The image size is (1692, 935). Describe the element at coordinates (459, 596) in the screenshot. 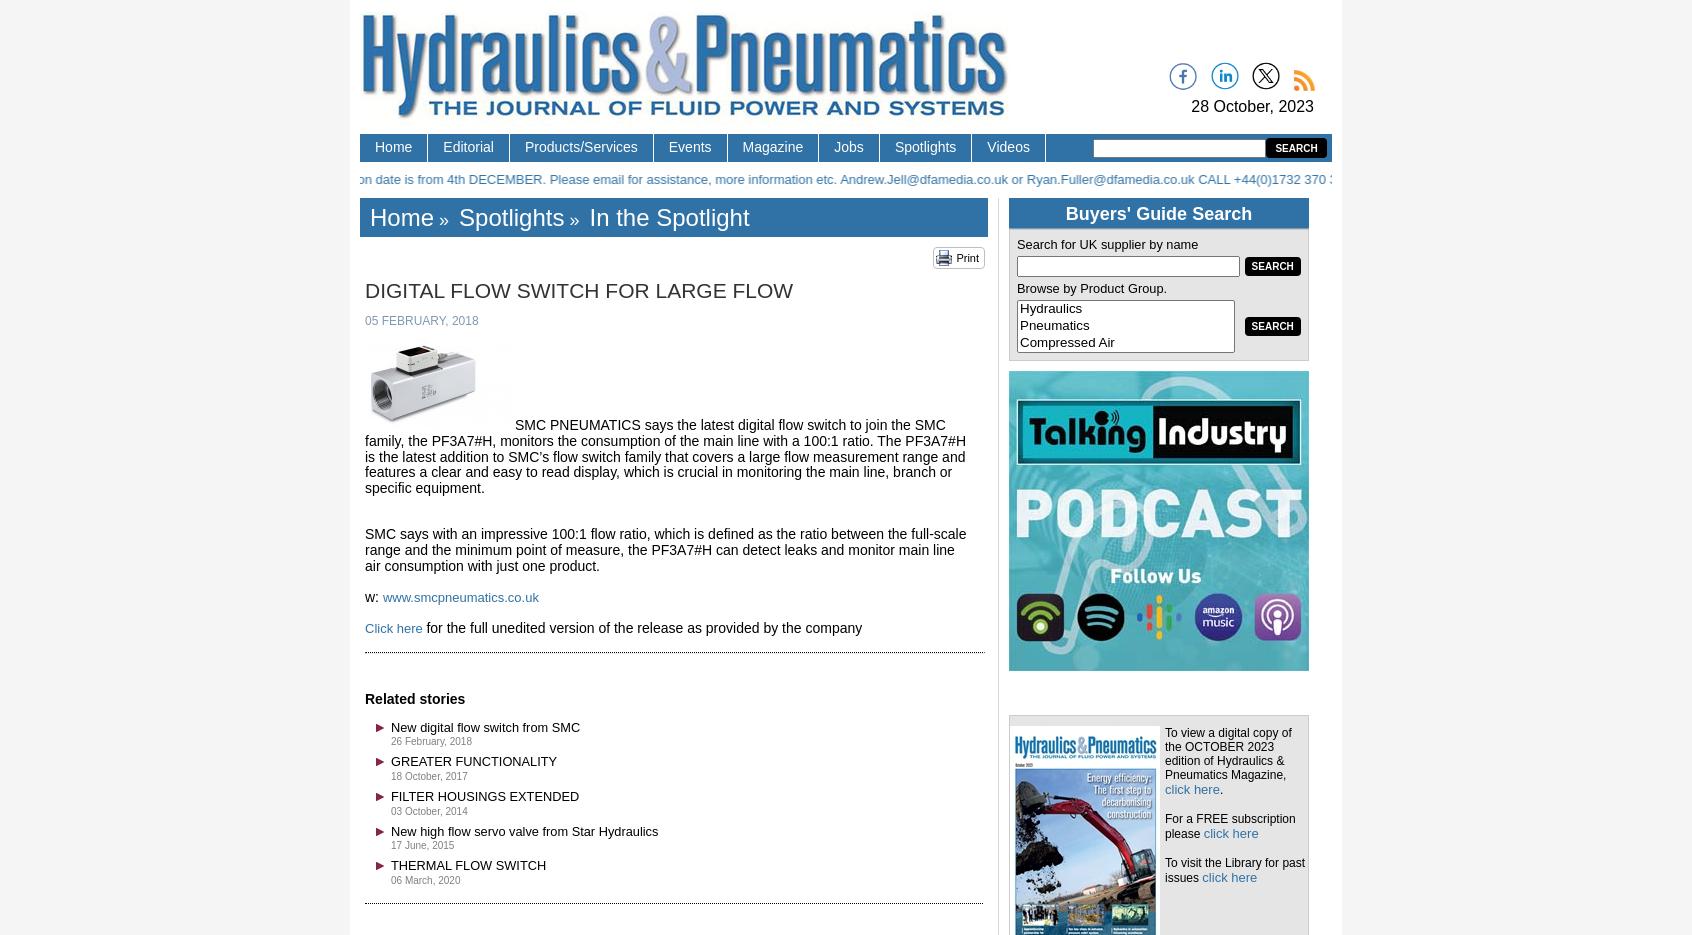

I see `'www.smcpneumatics.co.uk'` at that location.